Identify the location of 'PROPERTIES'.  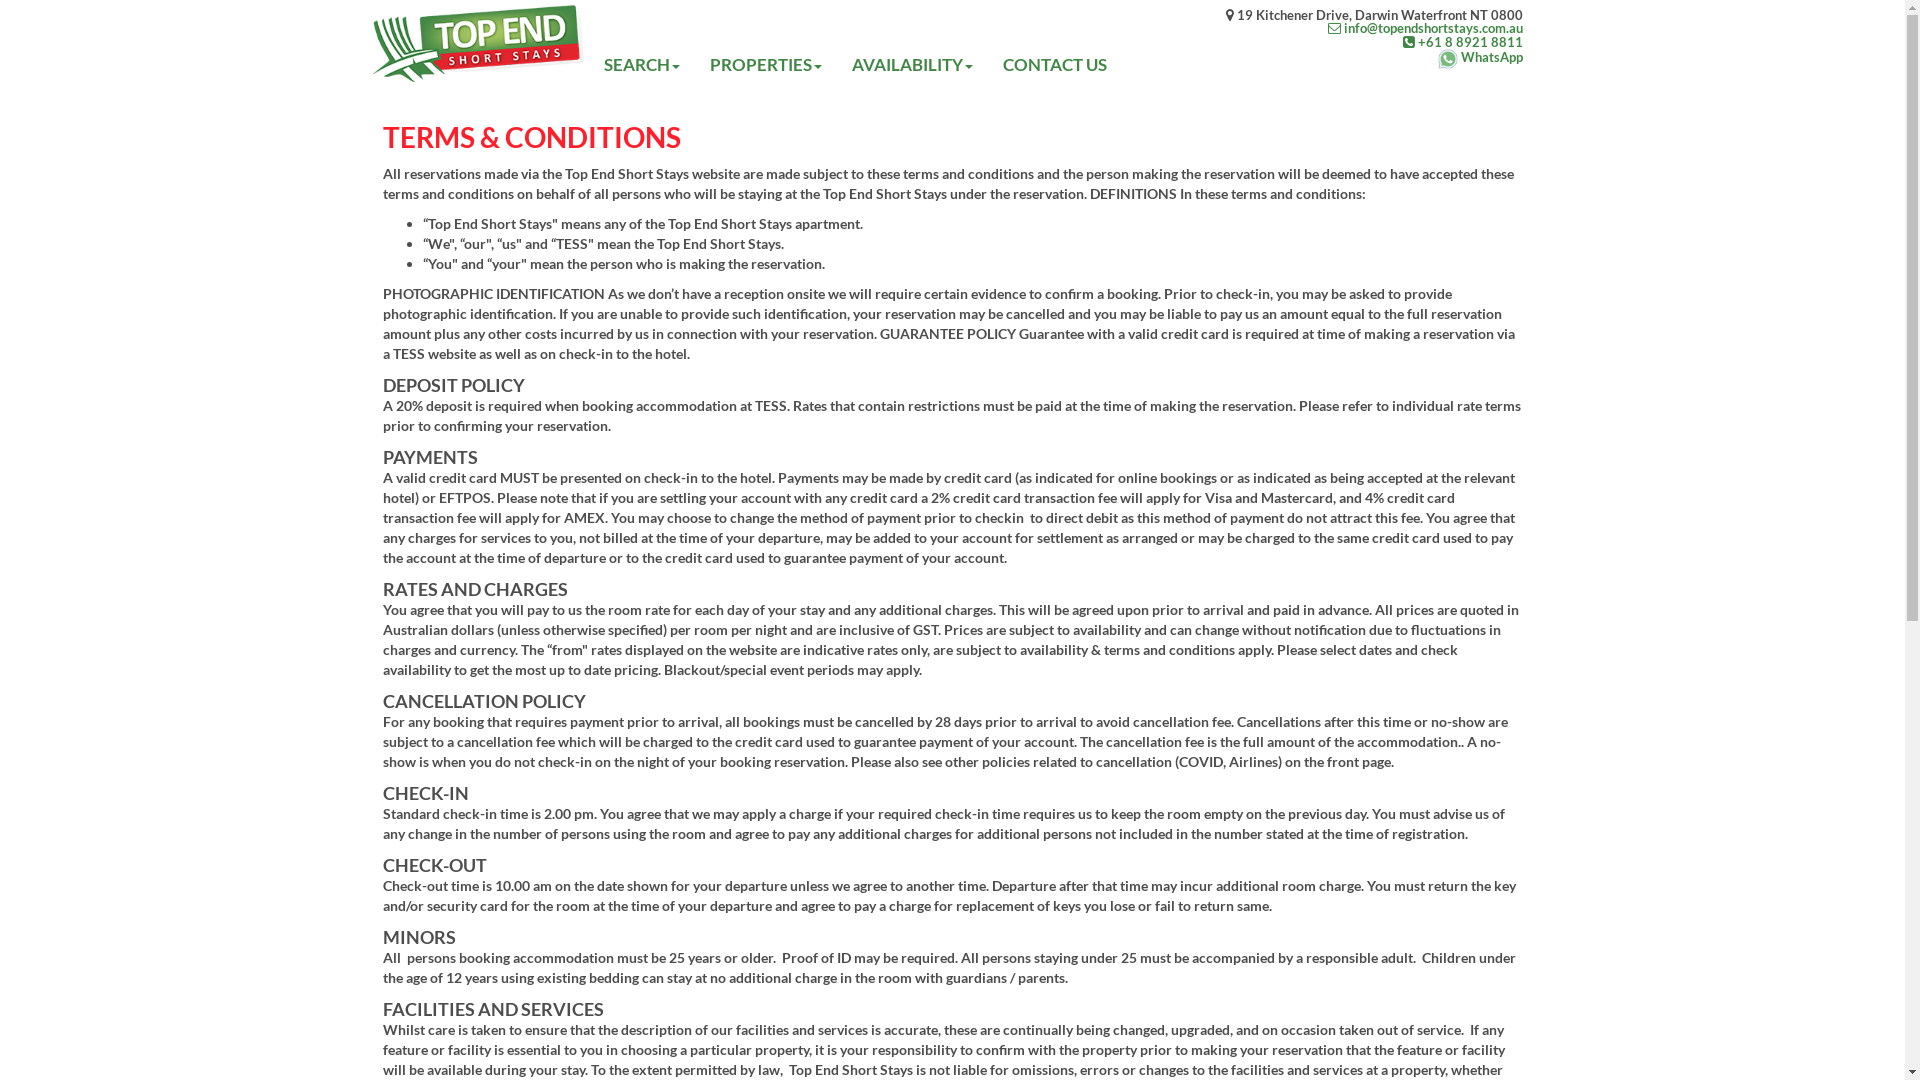
(765, 64).